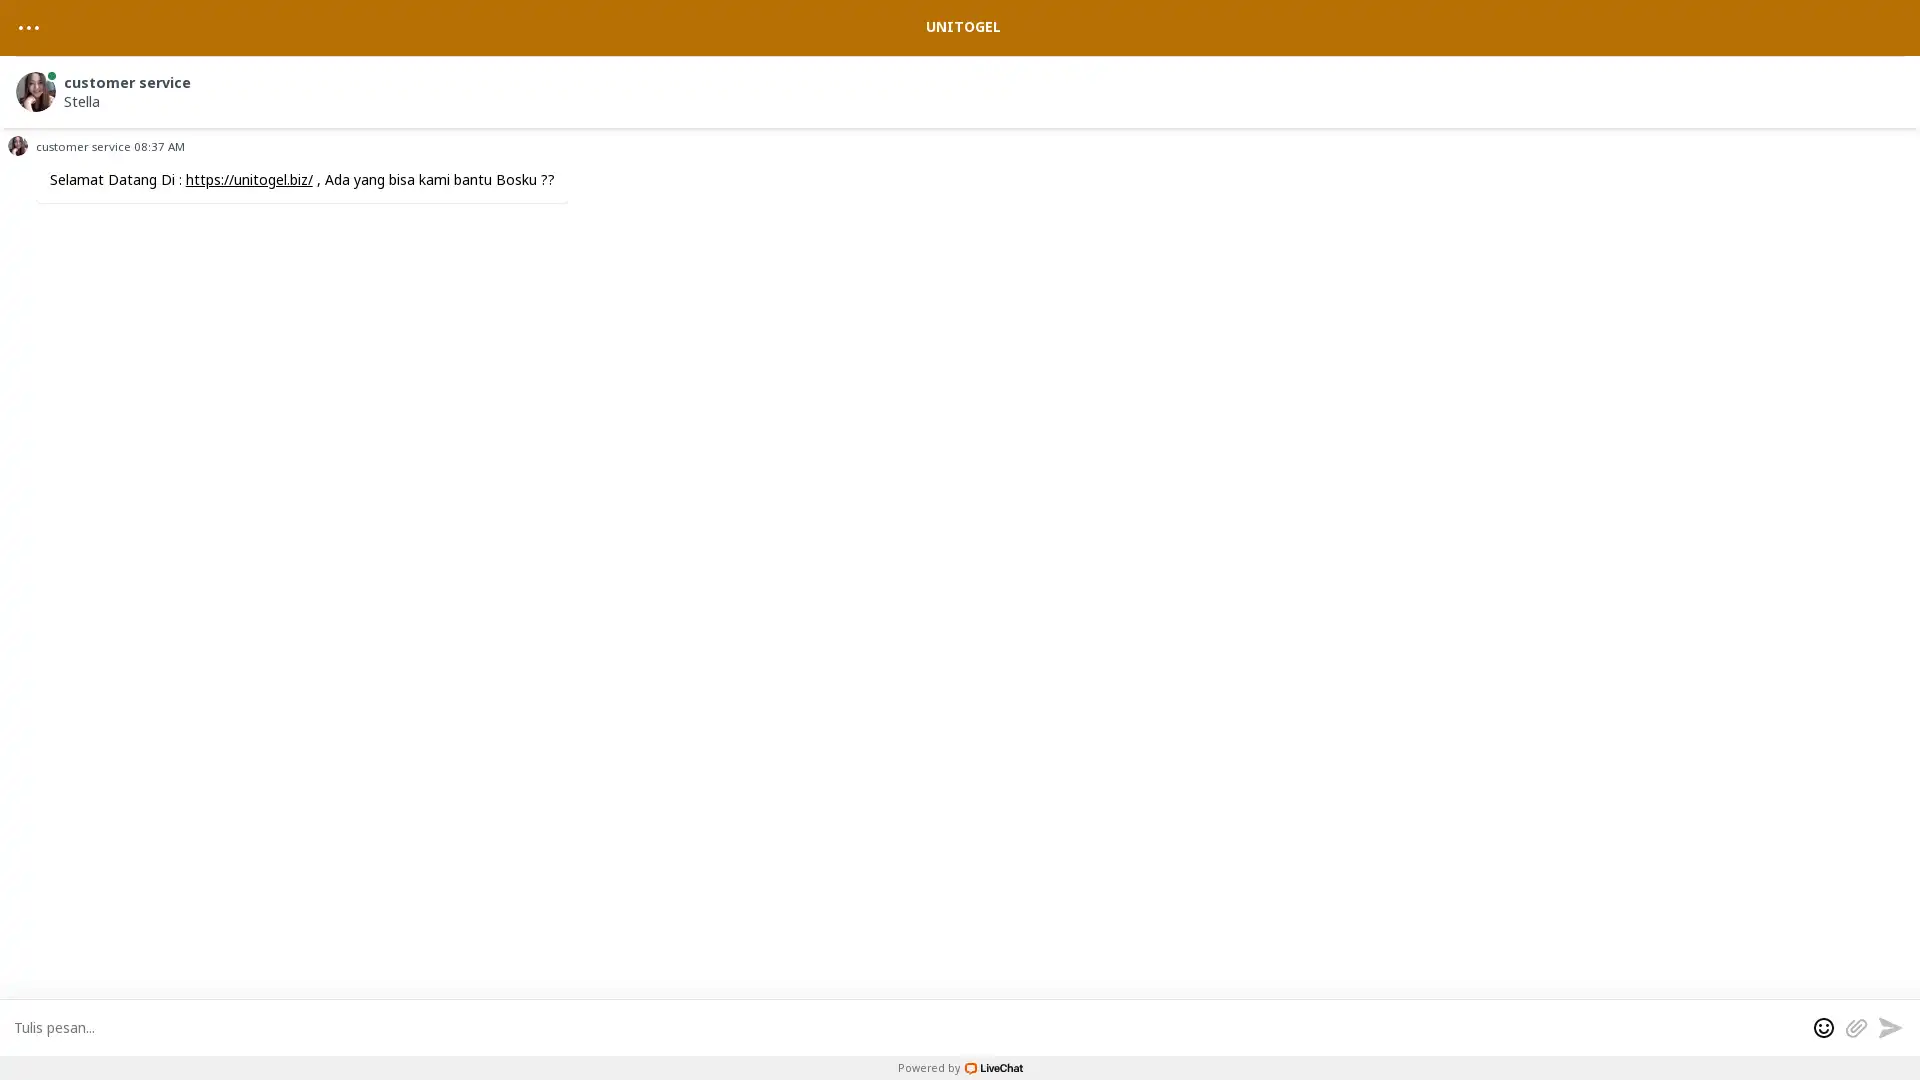 The width and height of the screenshot is (1920, 1080). Describe the element at coordinates (1855, 1026) in the screenshot. I see `Send a file` at that location.